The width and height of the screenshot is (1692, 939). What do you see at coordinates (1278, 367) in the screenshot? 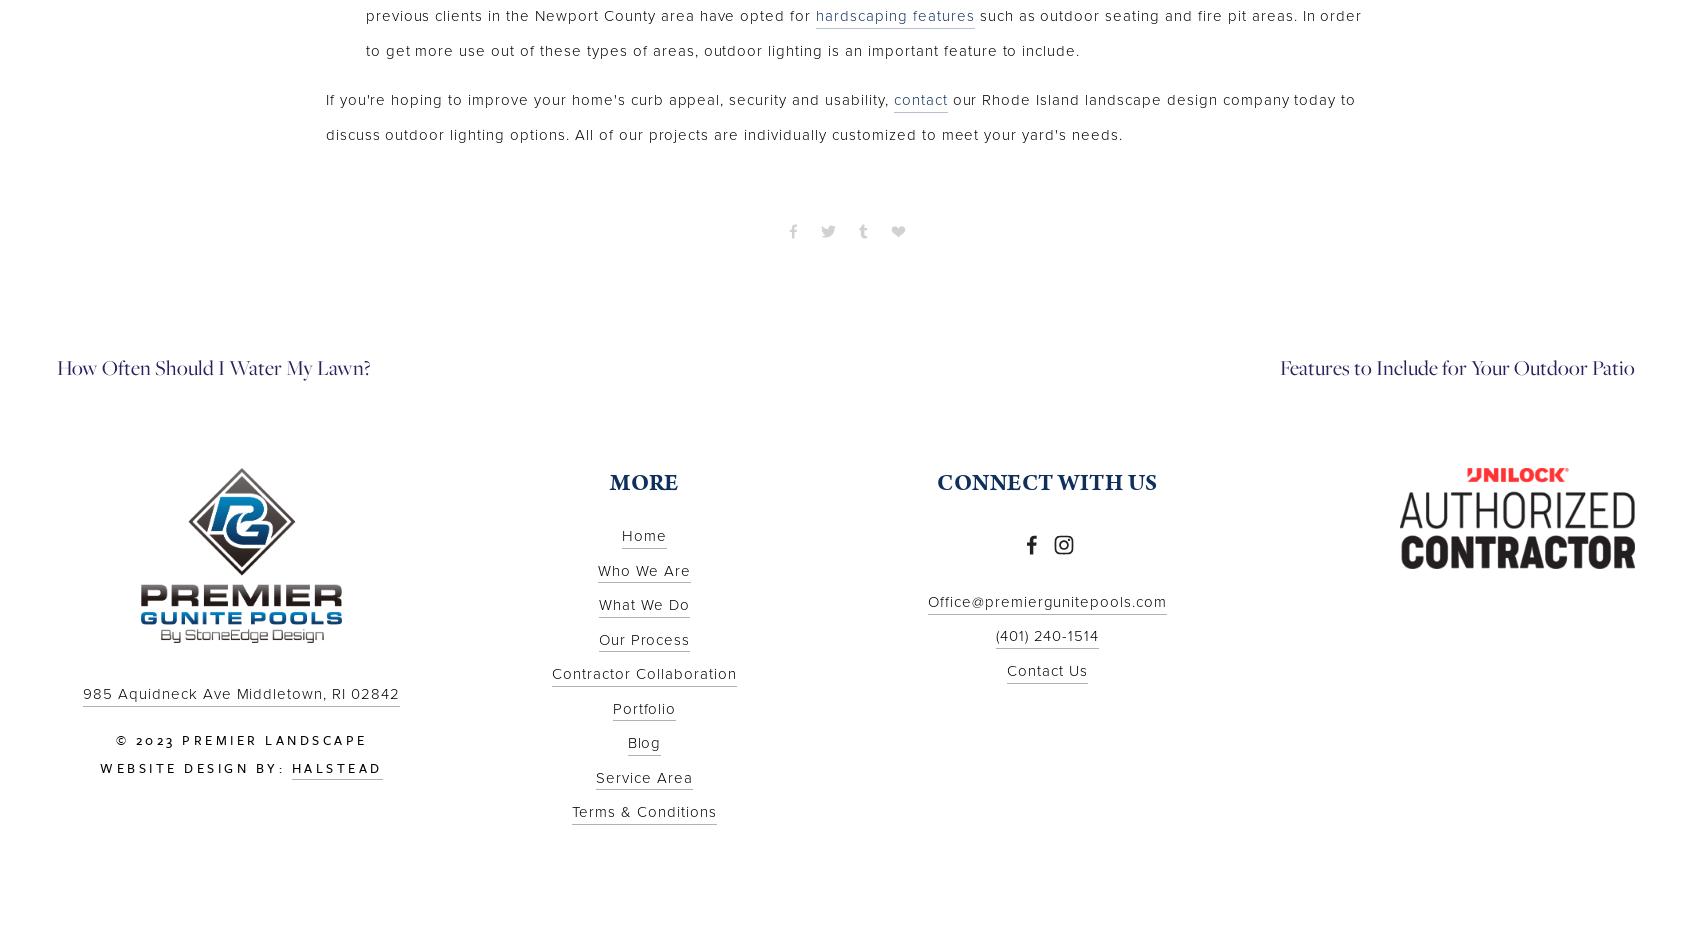
I see `'Features to Include for Your Outdoor Patio'` at bounding box center [1278, 367].